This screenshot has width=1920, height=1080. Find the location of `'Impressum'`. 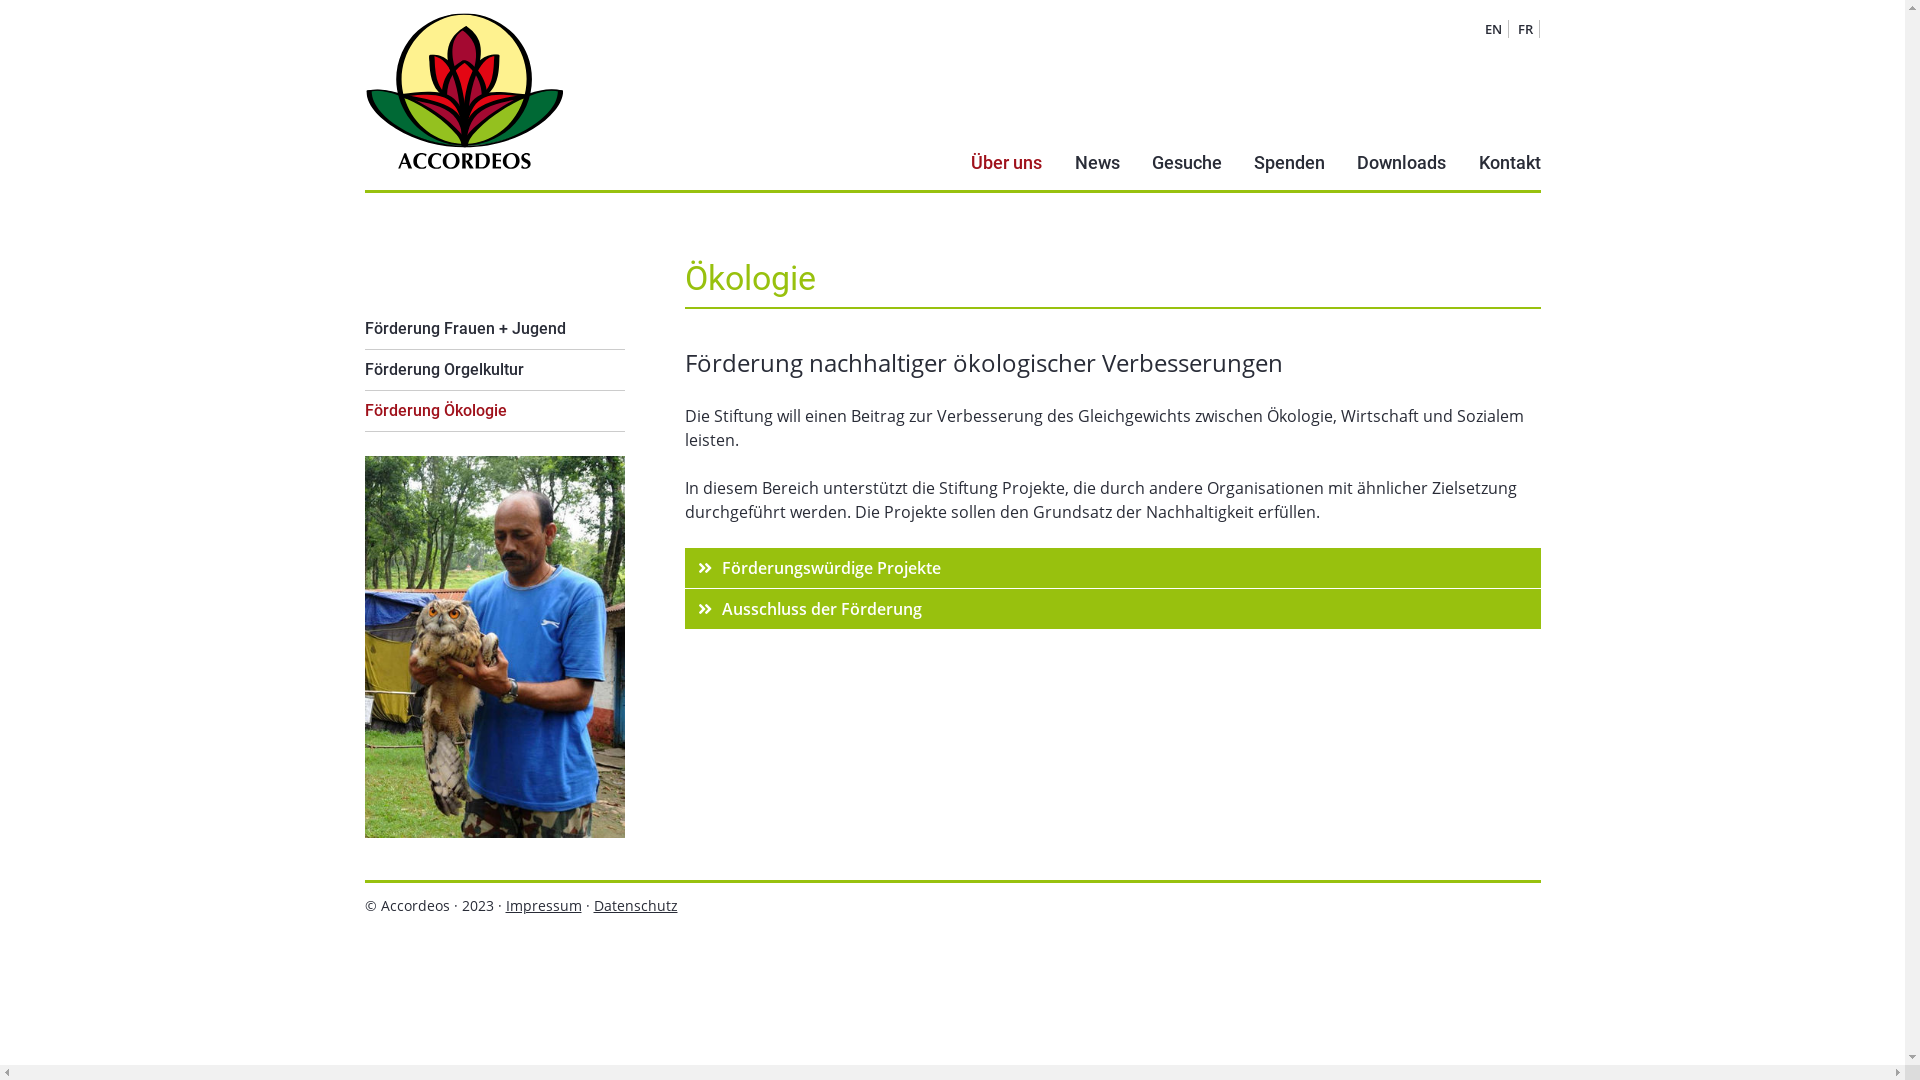

'Impressum' is located at coordinates (505, 905).